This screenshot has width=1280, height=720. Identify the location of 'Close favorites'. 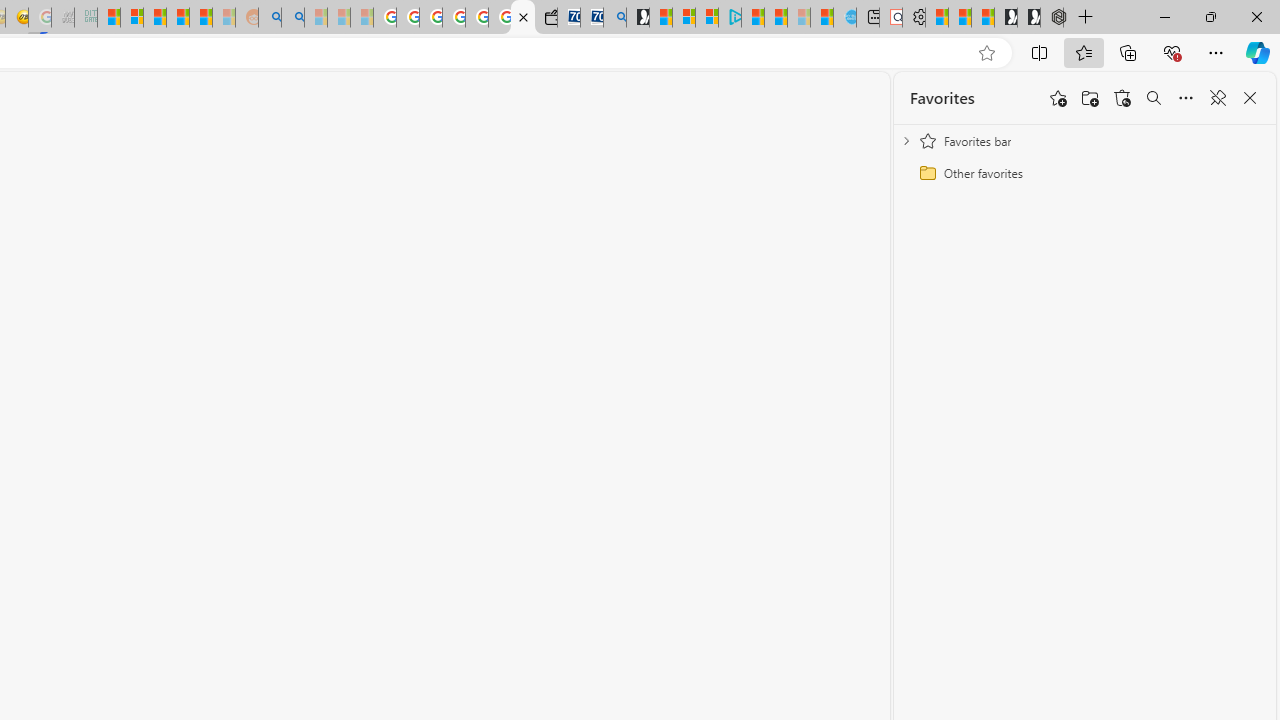
(1249, 98).